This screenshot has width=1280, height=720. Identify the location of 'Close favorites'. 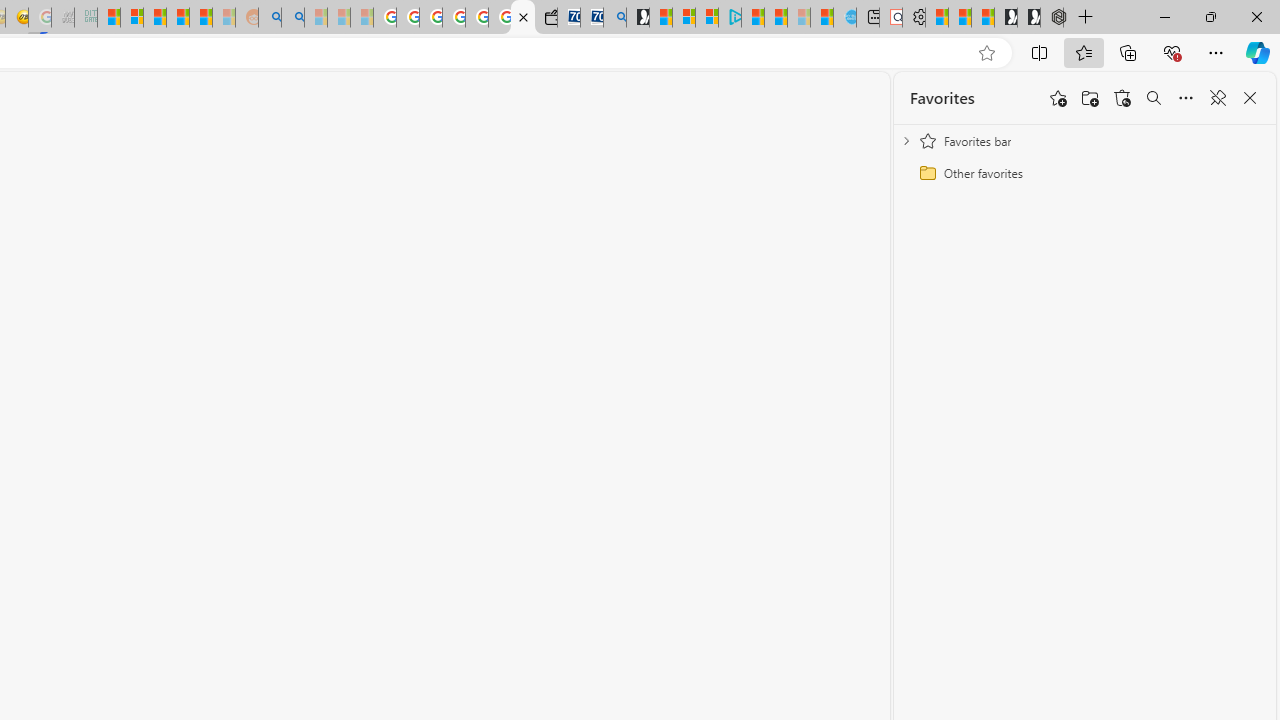
(1249, 98).